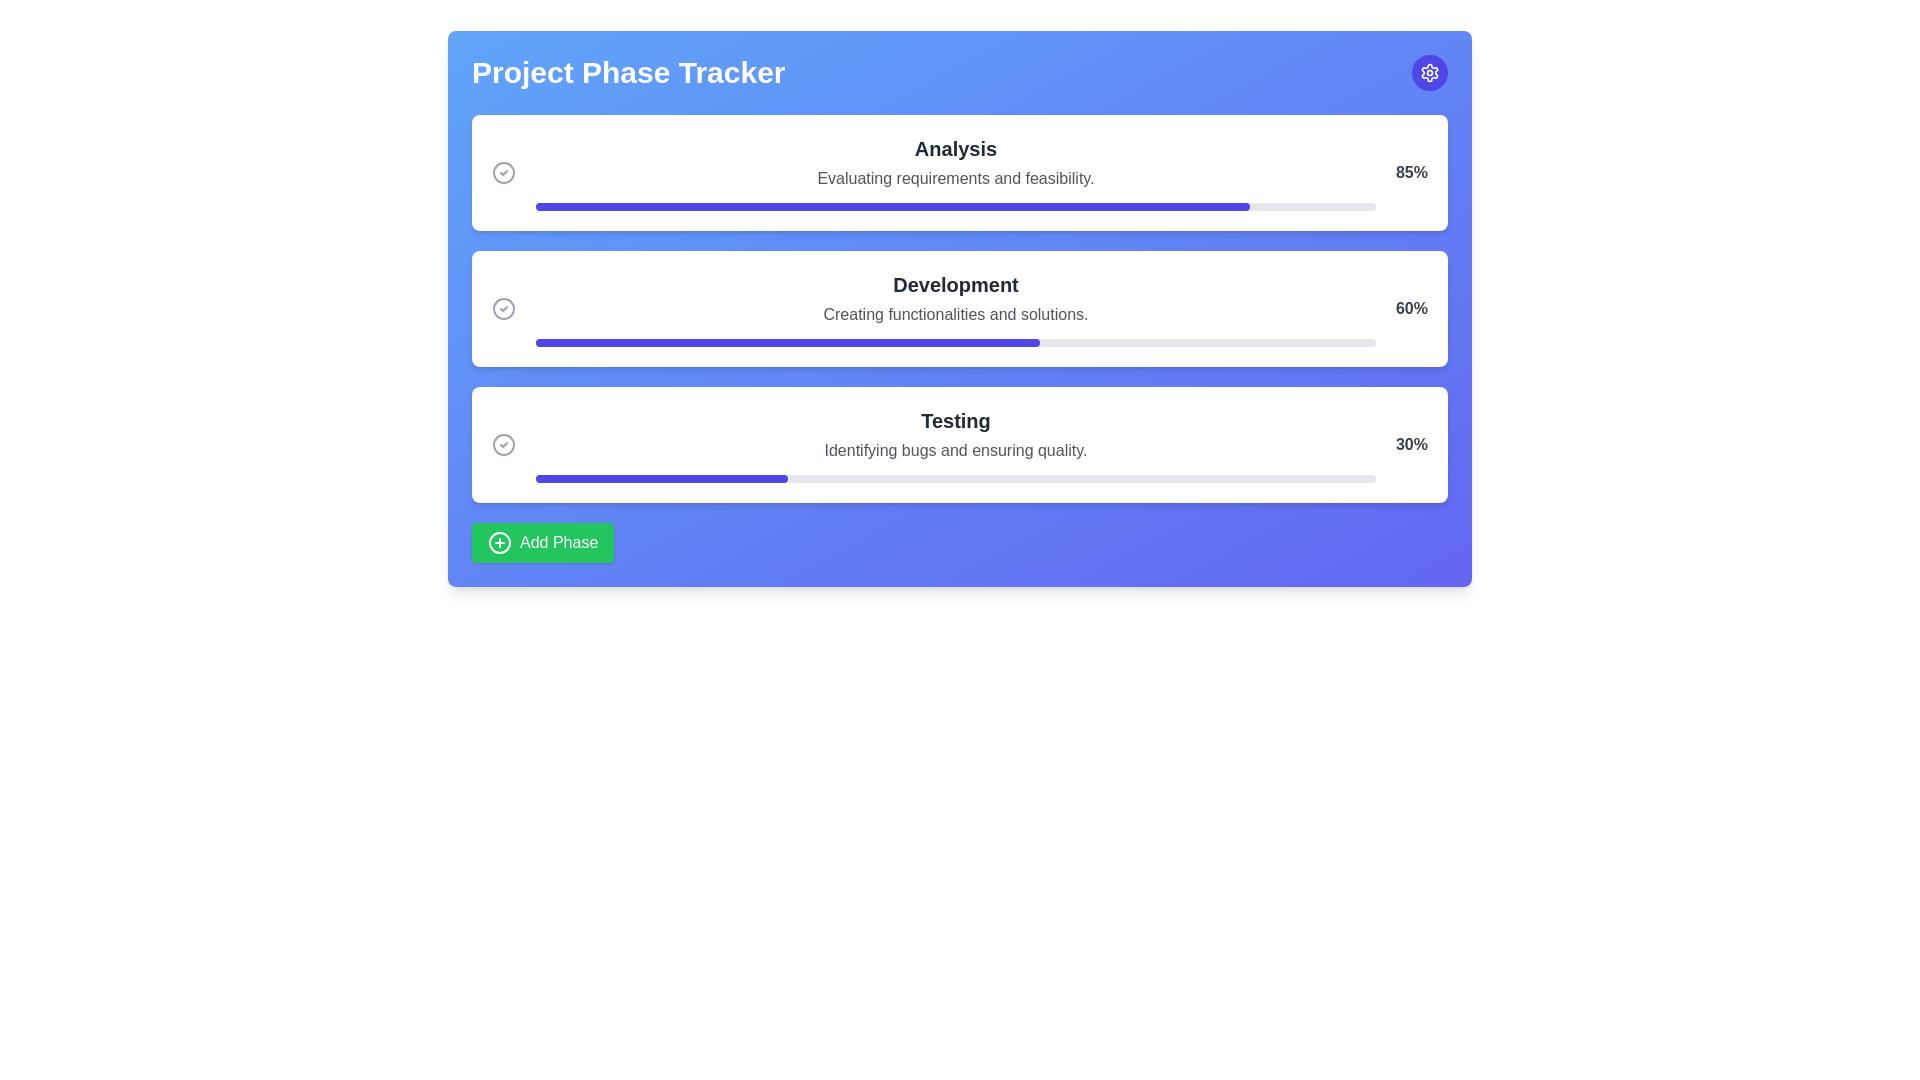 The height and width of the screenshot is (1080, 1920). What do you see at coordinates (543, 543) in the screenshot?
I see `the green 'Add Phase' button with rounded corners` at bounding box center [543, 543].